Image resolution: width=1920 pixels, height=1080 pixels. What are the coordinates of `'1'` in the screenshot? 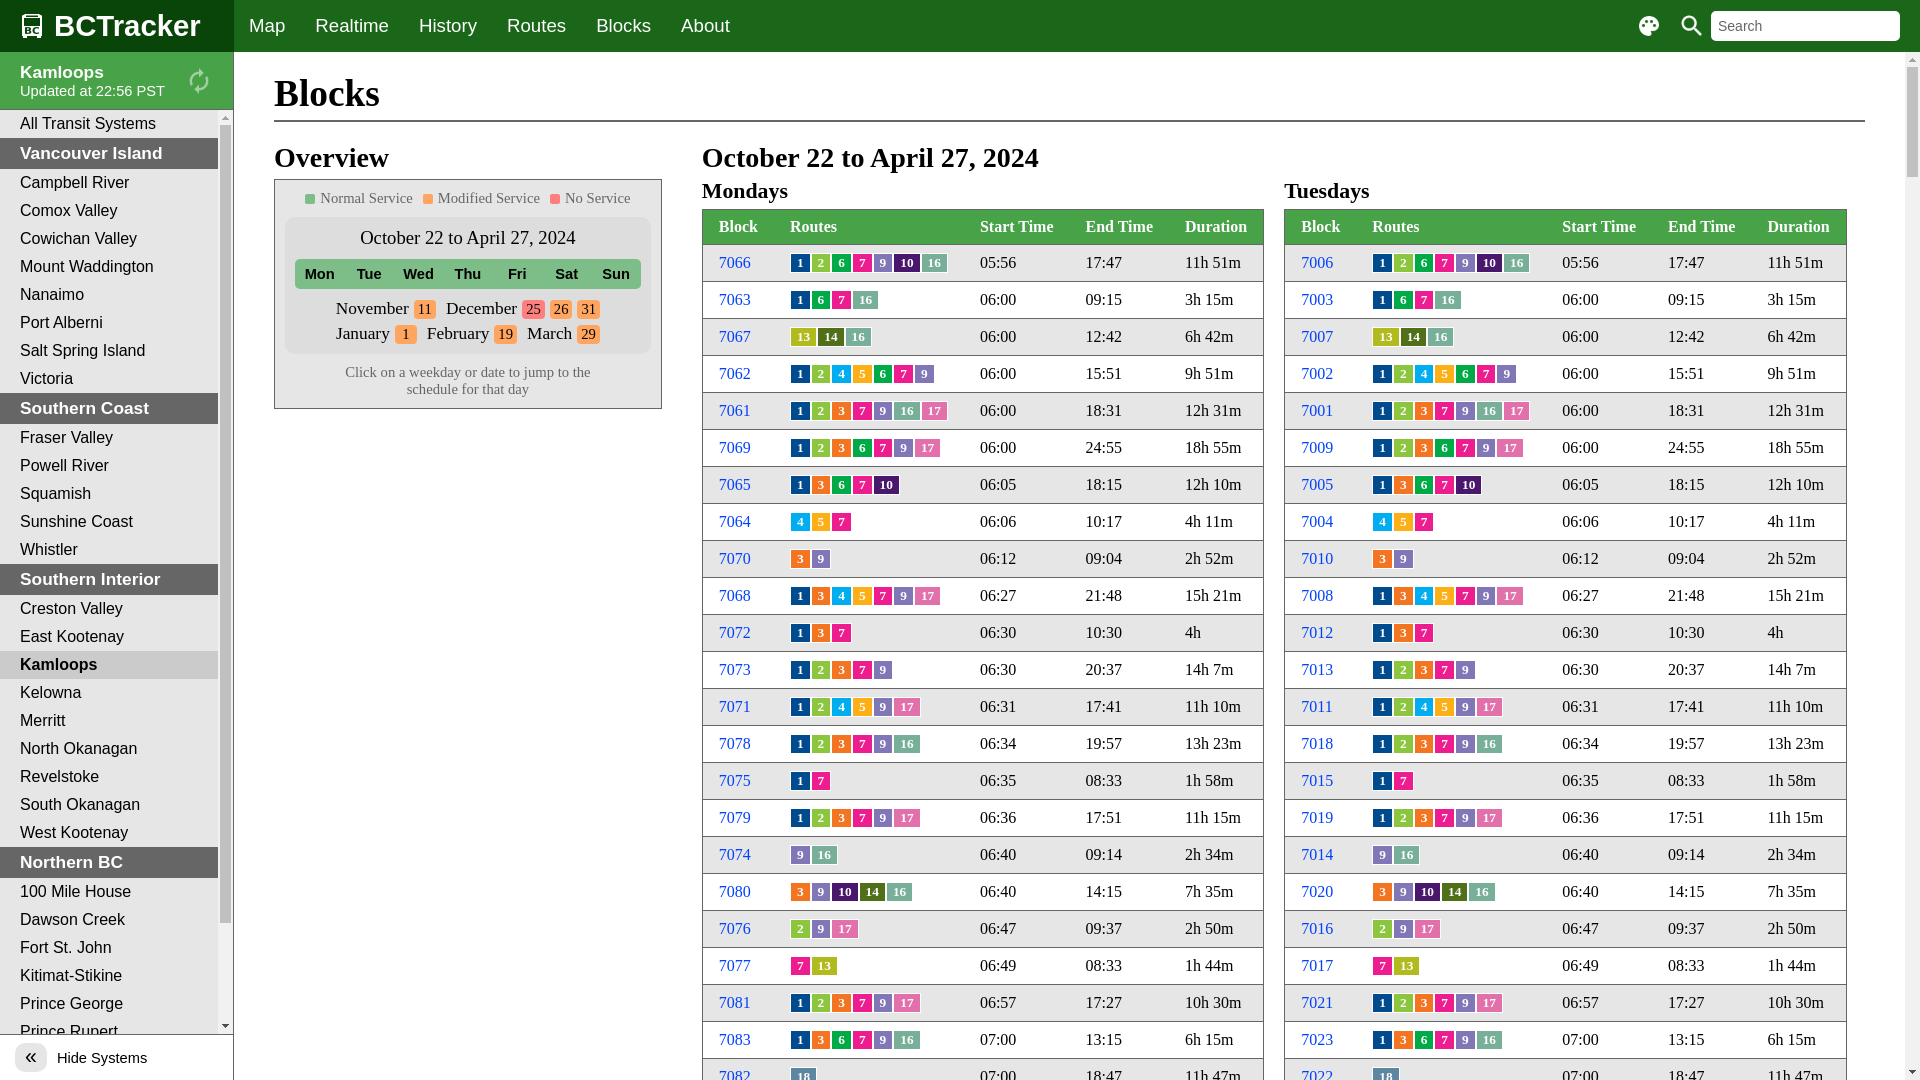 It's located at (800, 374).